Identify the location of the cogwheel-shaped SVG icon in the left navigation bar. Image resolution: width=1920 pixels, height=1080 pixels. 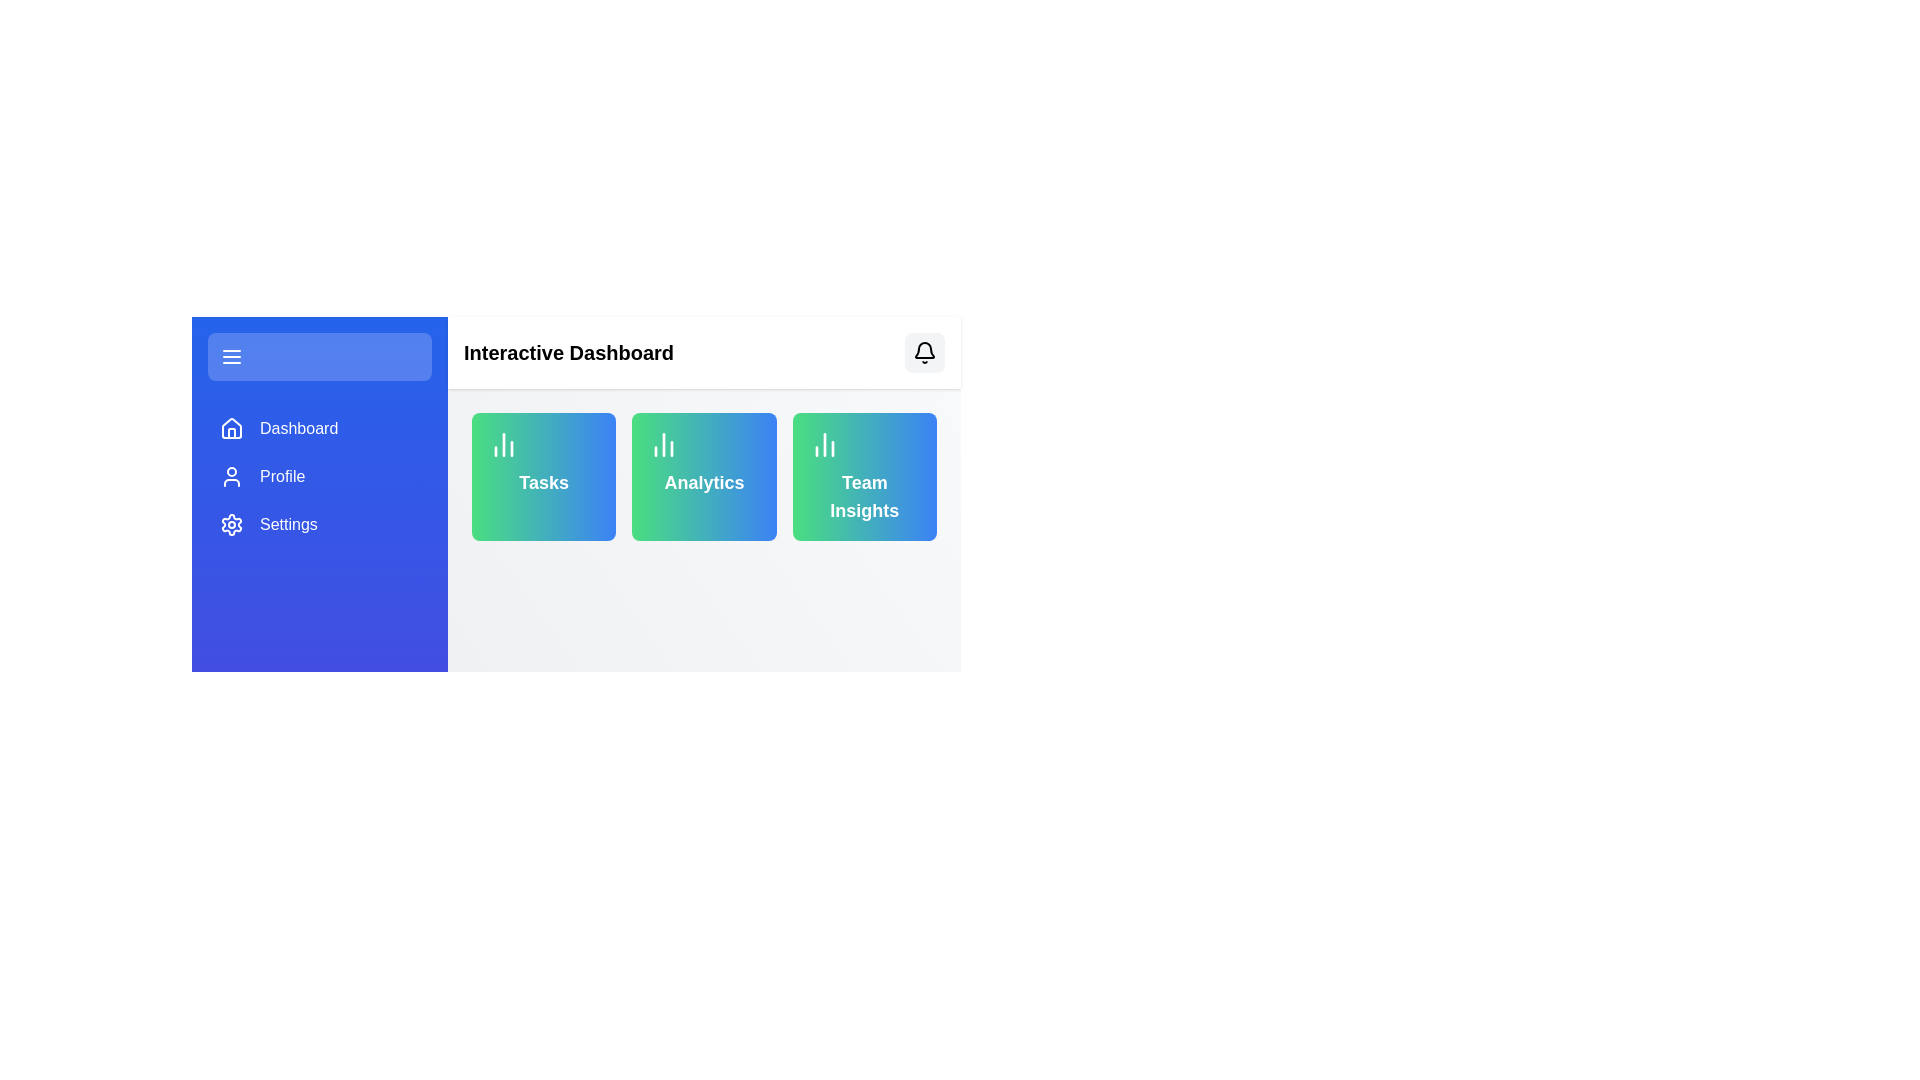
(231, 523).